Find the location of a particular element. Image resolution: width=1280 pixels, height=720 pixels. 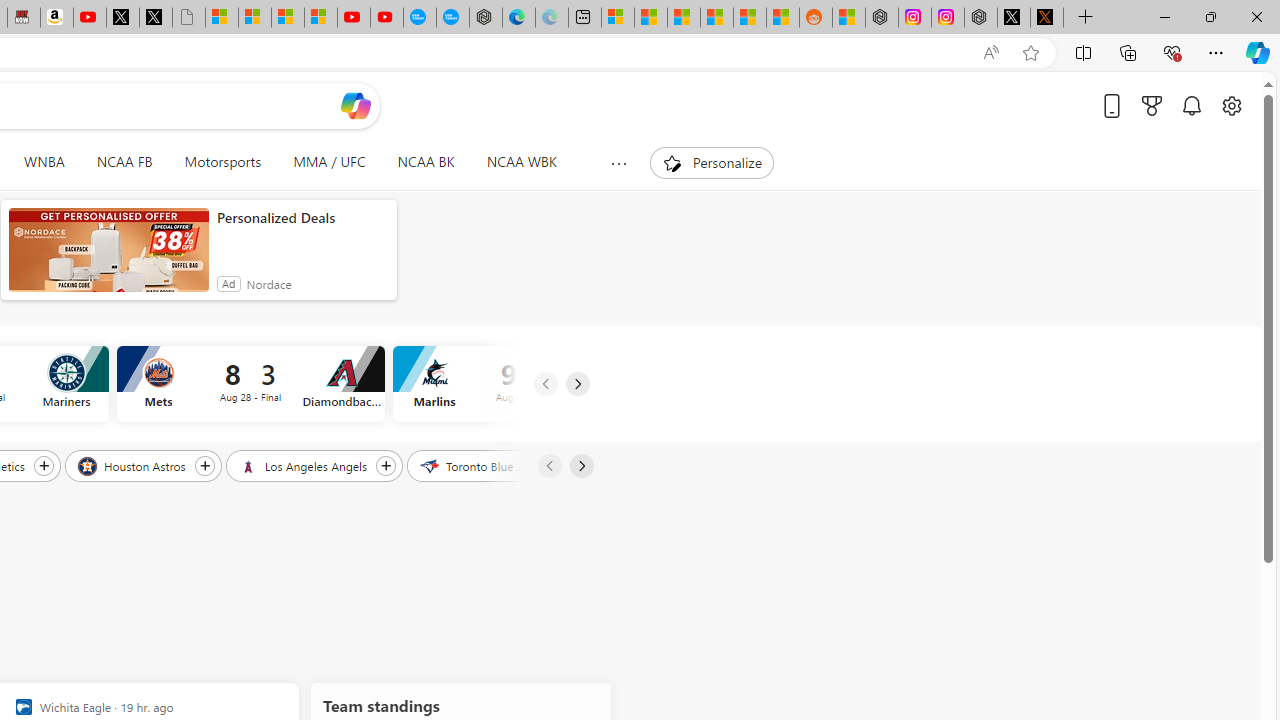

'NCAA FB' is located at coordinates (123, 162).